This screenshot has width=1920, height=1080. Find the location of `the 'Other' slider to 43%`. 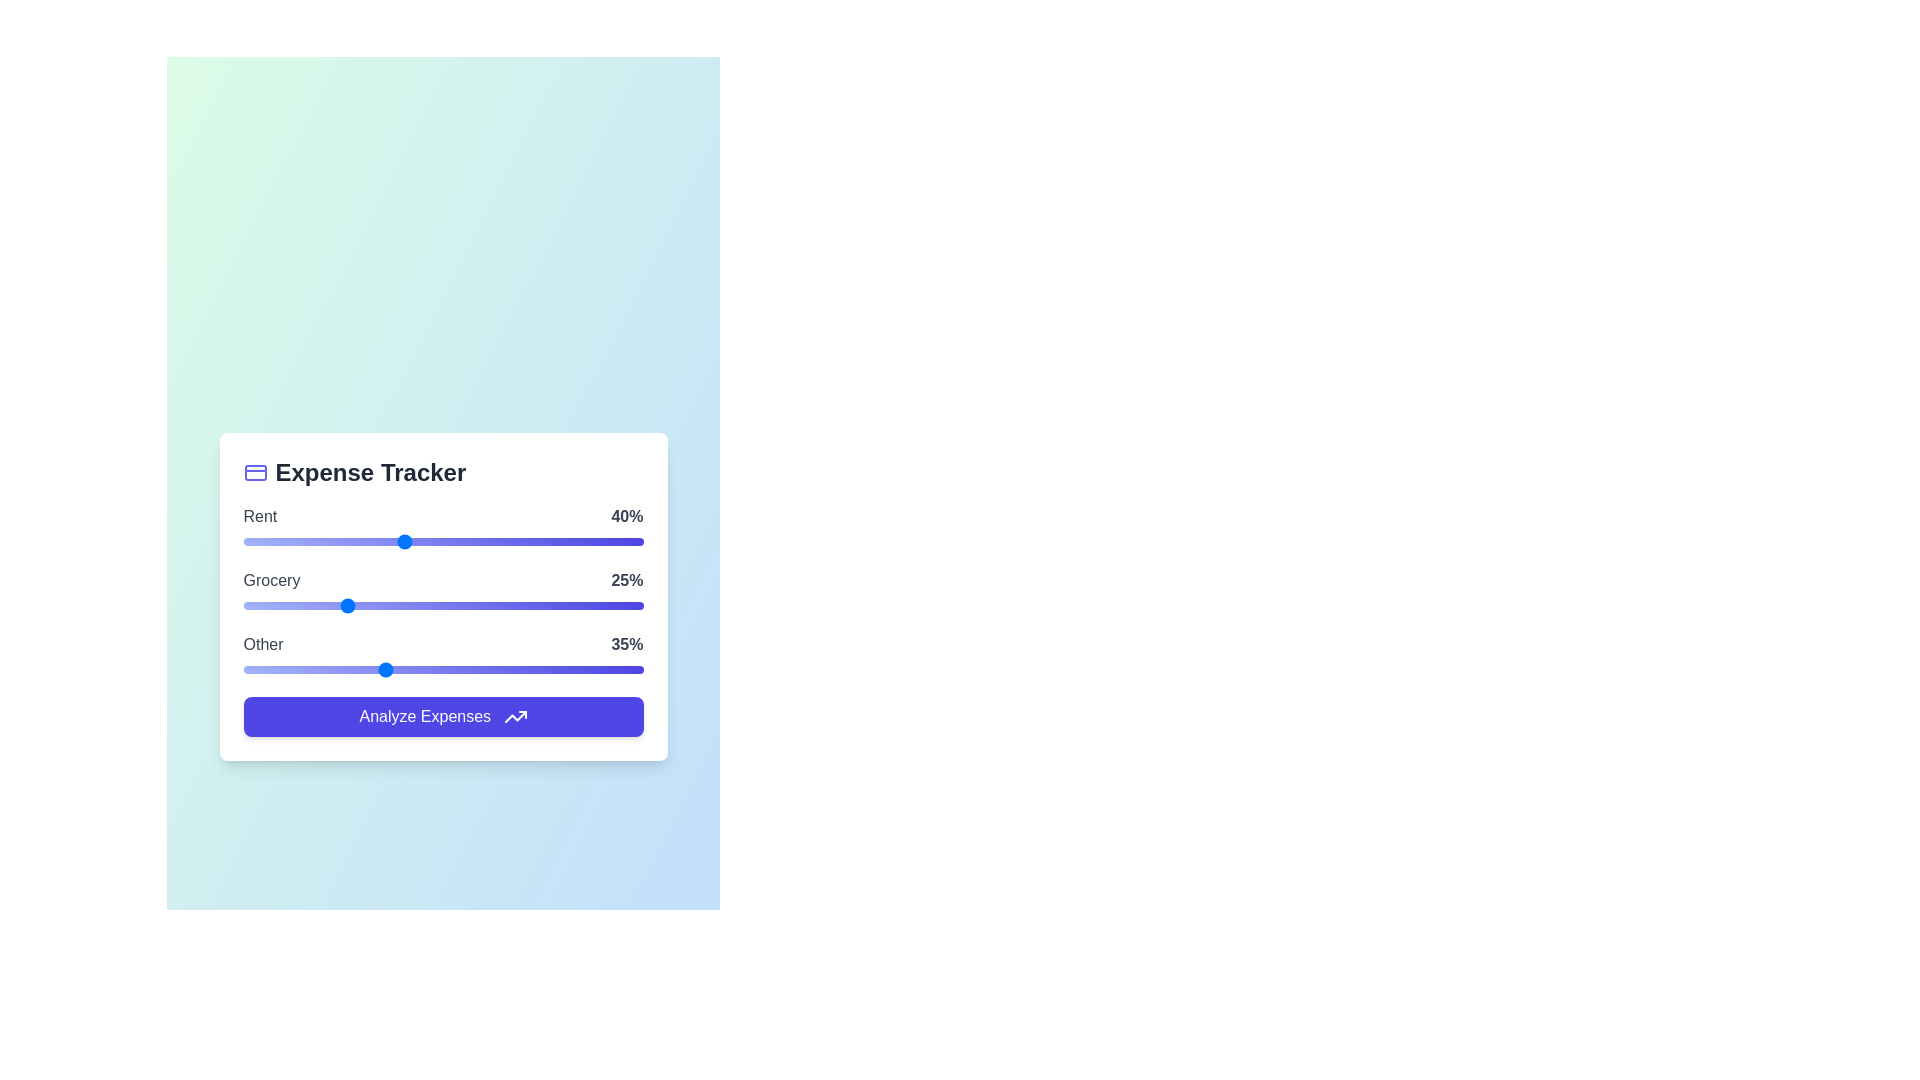

the 'Other' slider to 43% is located at coordinates (414, 669).